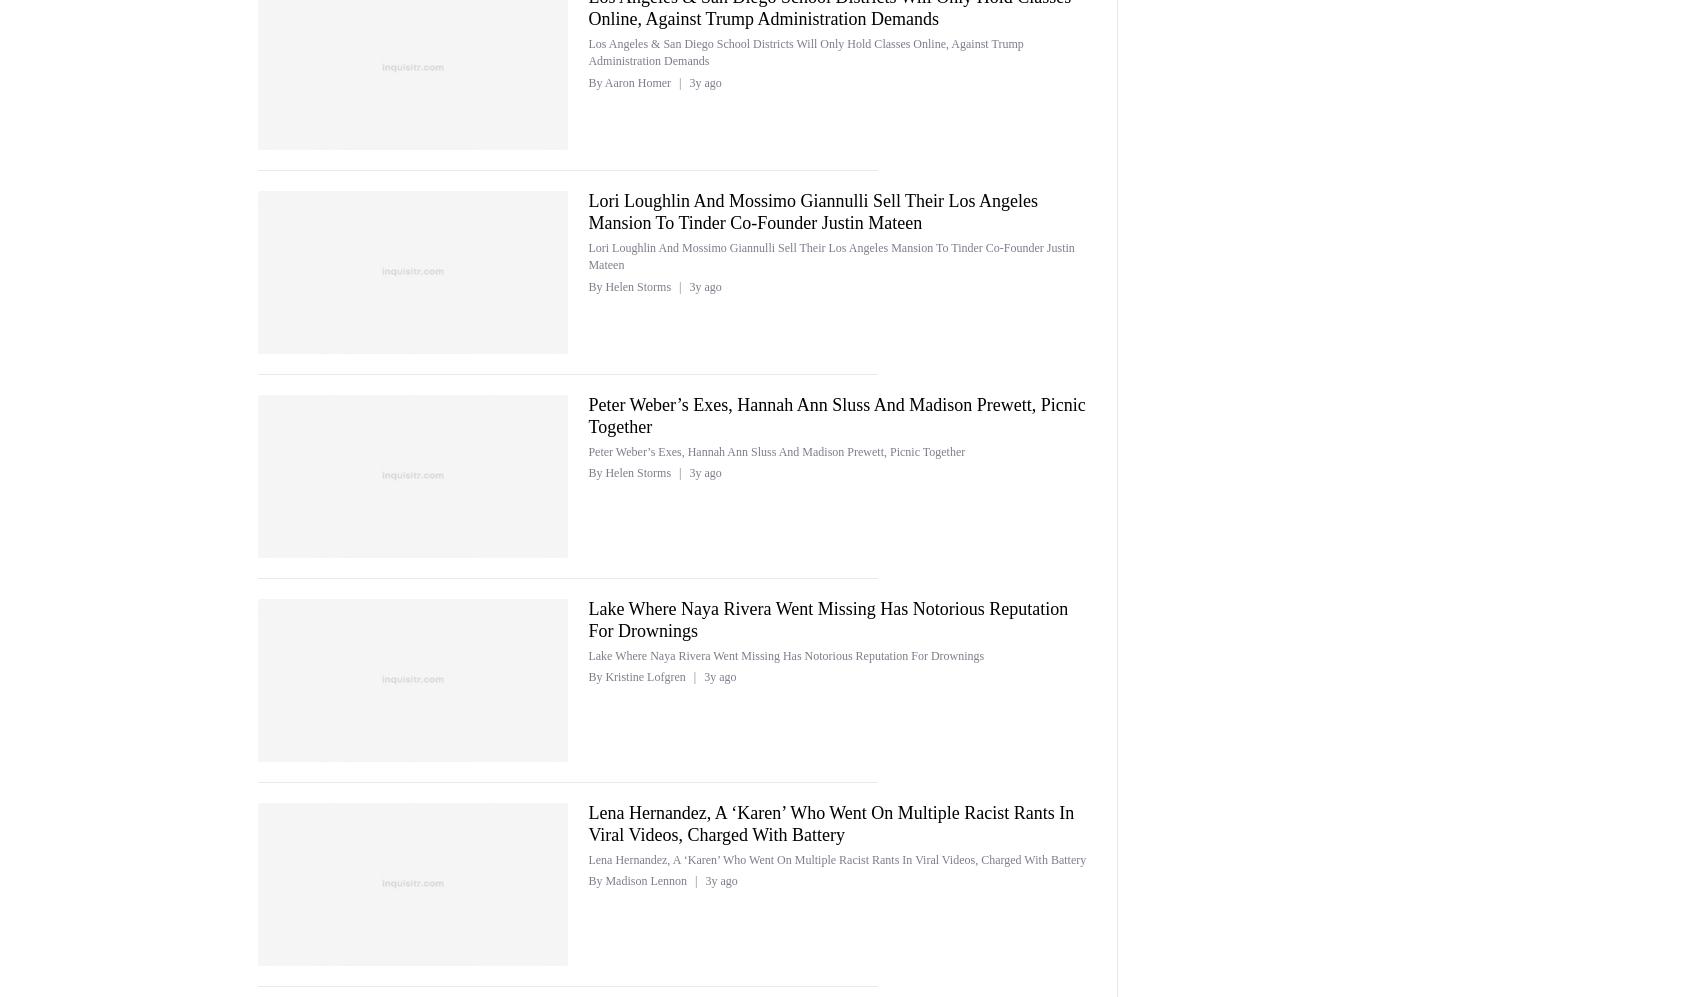  What do you see at coordinates (630, 80) in the screenshot?
I see `'By Aaron Homer'` at bounding box center [630, 80].